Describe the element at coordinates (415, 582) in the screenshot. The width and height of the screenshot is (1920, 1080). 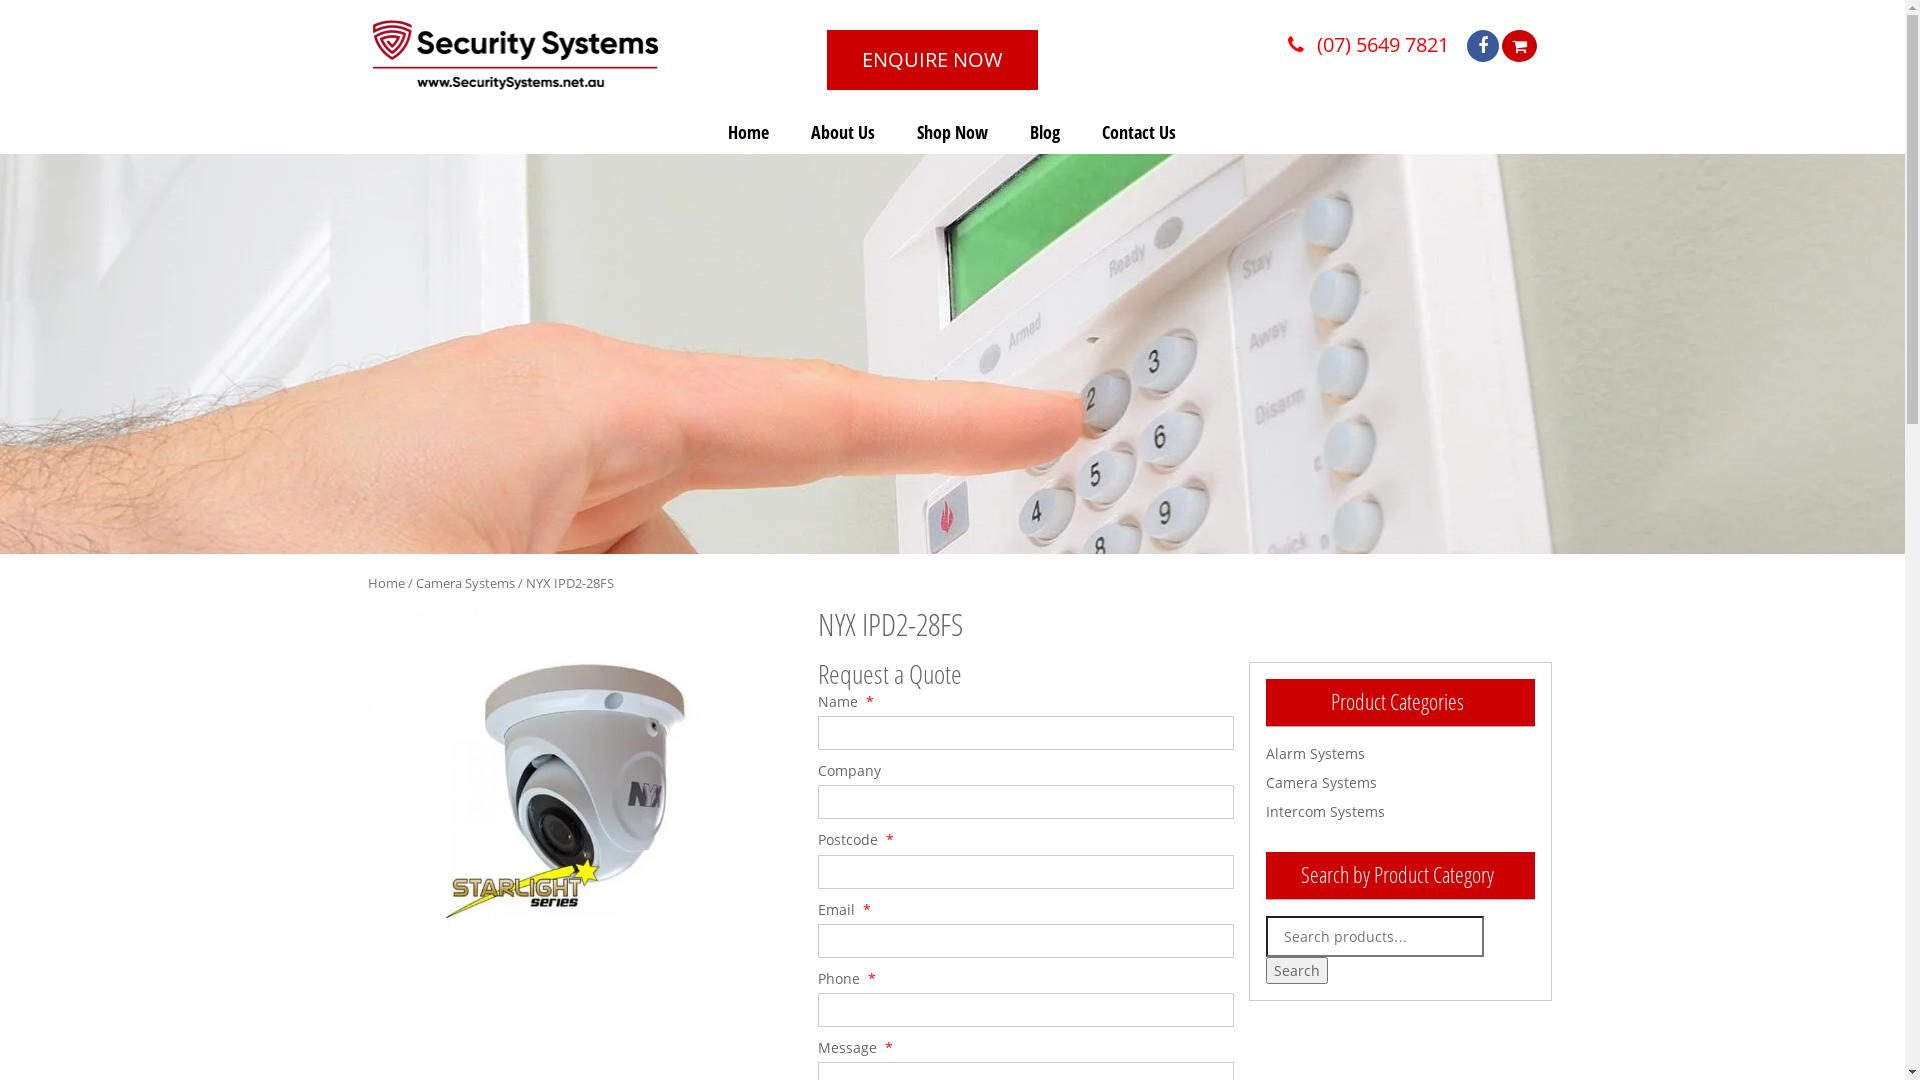
I see `'Camera Systems'` at that location.